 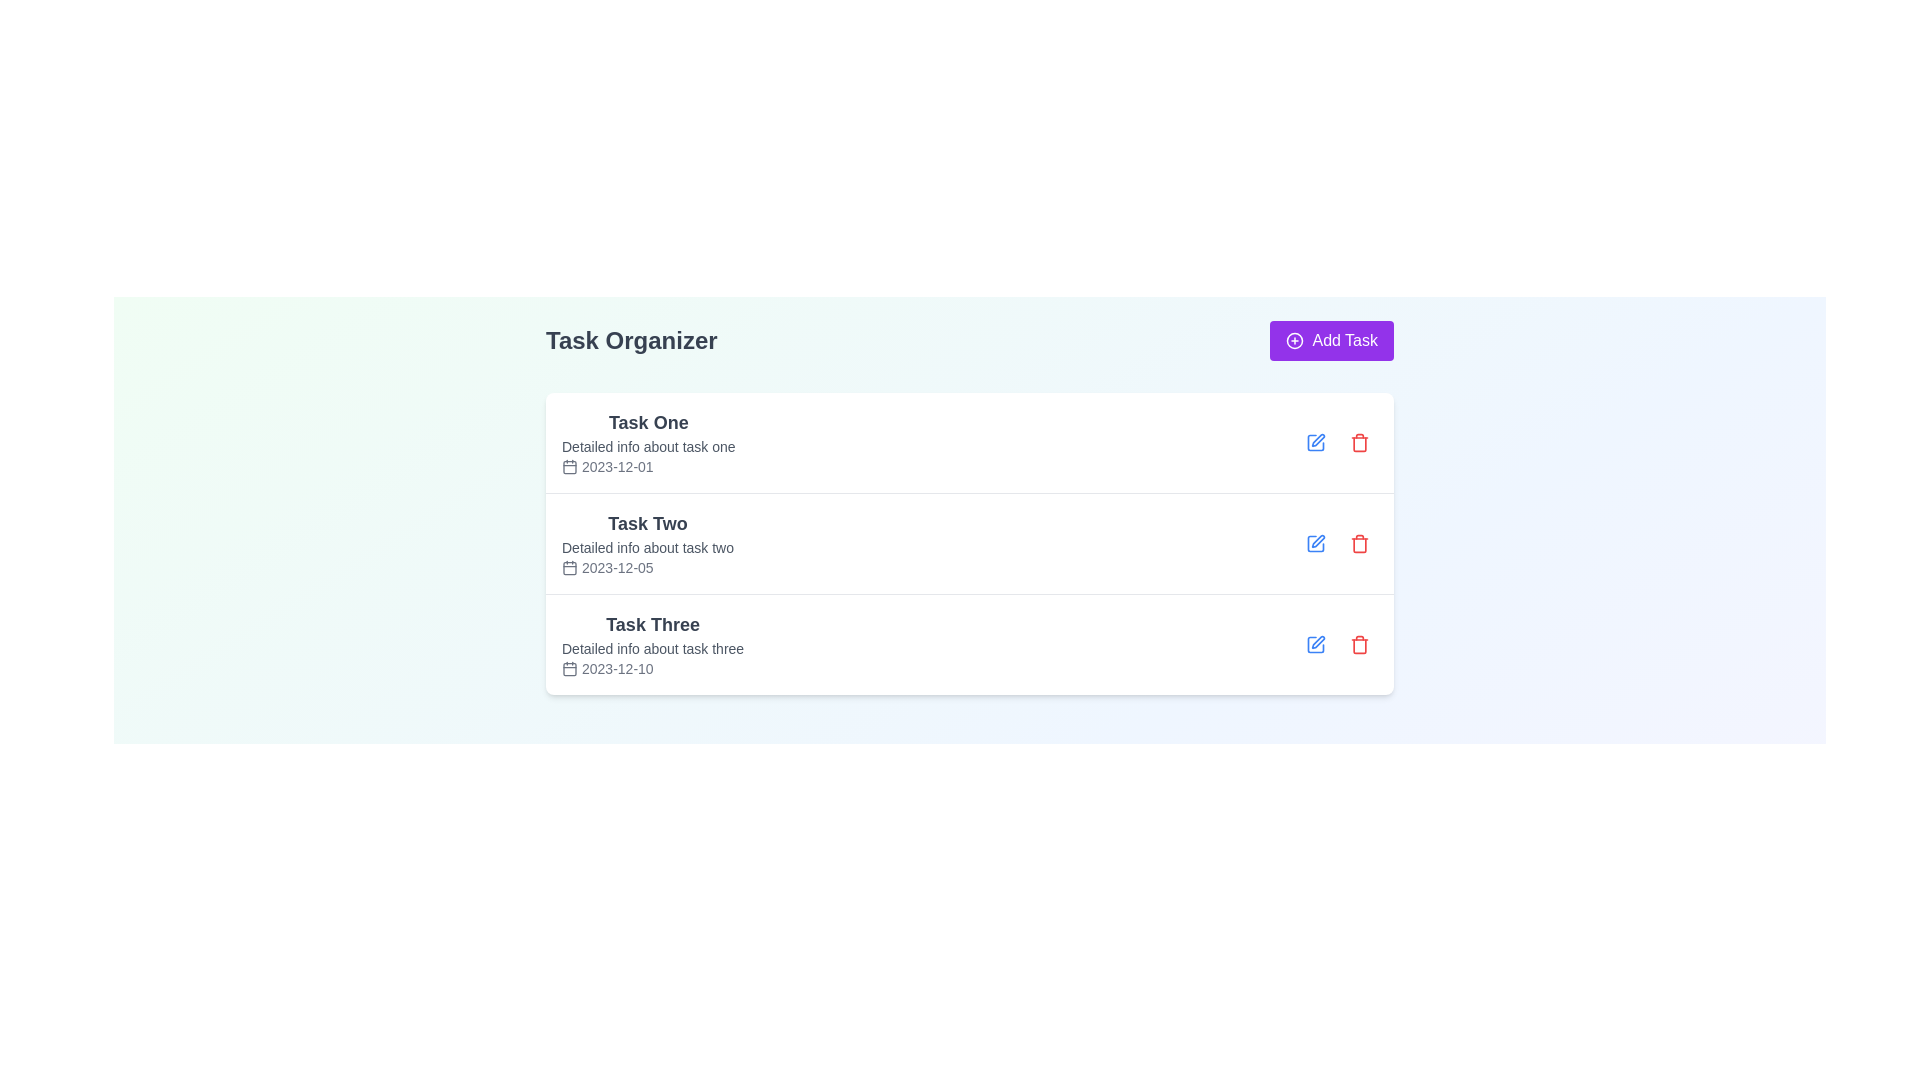 I want to click on the circular icon with a plus sign inside it, located within the 'Add Task' button, so click(x=1295, y=339).